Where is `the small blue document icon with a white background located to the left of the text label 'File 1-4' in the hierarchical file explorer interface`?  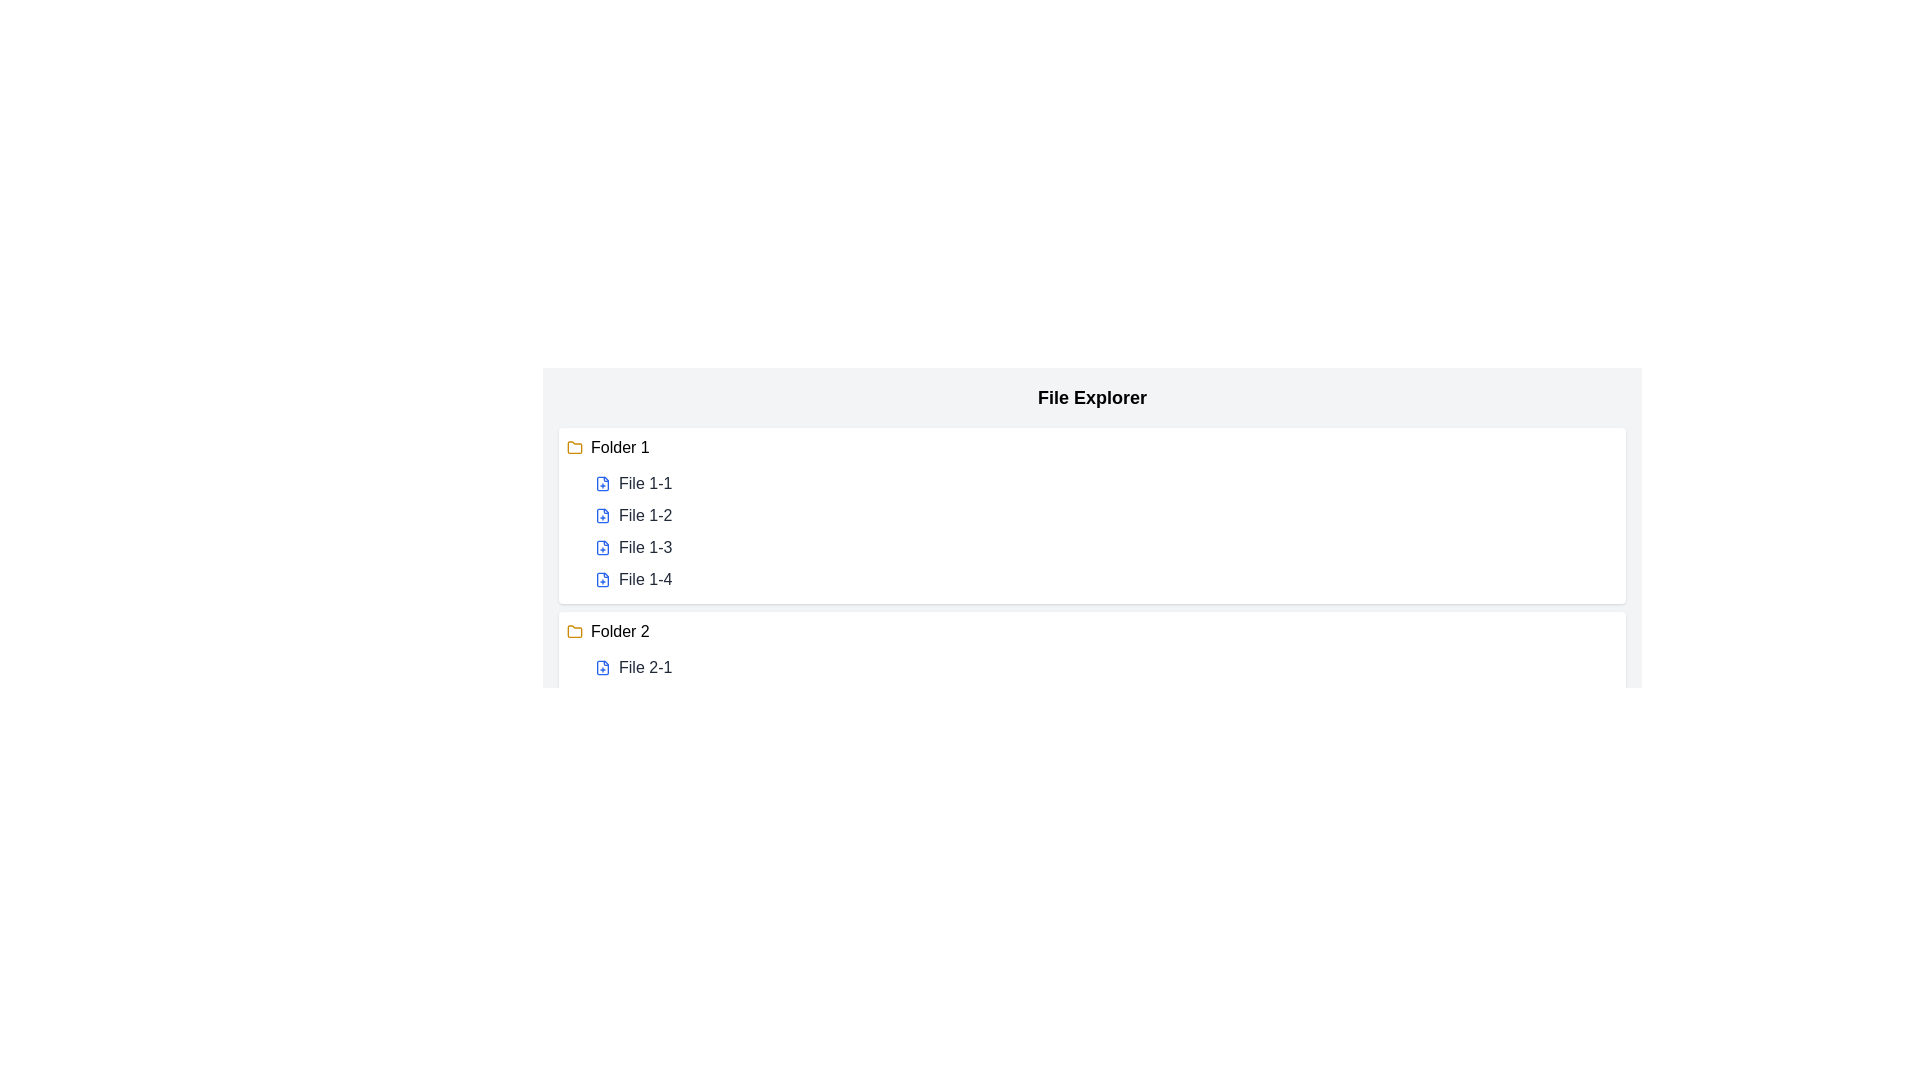
the small blue document icon with a white background located to the left of the text label 'File 1-4' in the hierarchical file explorer interface is located at coordinates (602, 579).